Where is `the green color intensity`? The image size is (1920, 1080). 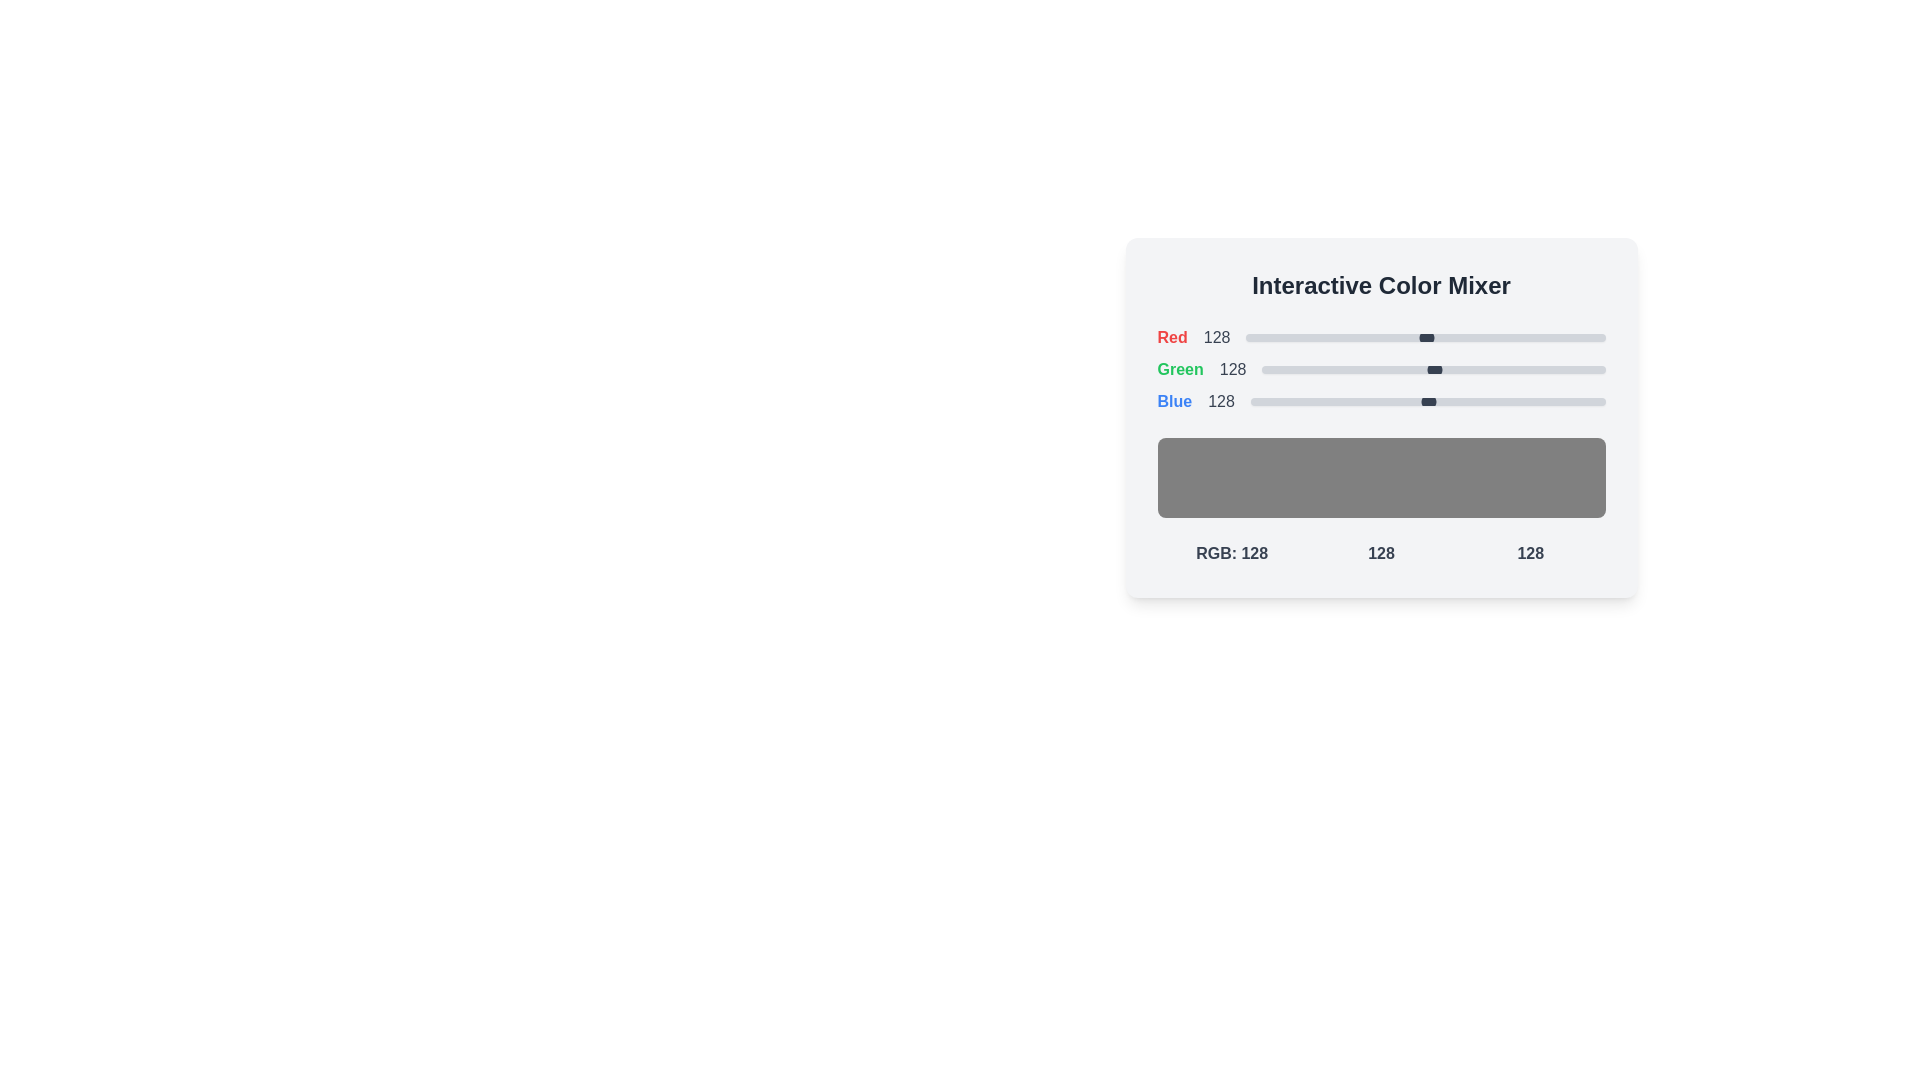 the green color intensity is located at coordinates (1575, 370).